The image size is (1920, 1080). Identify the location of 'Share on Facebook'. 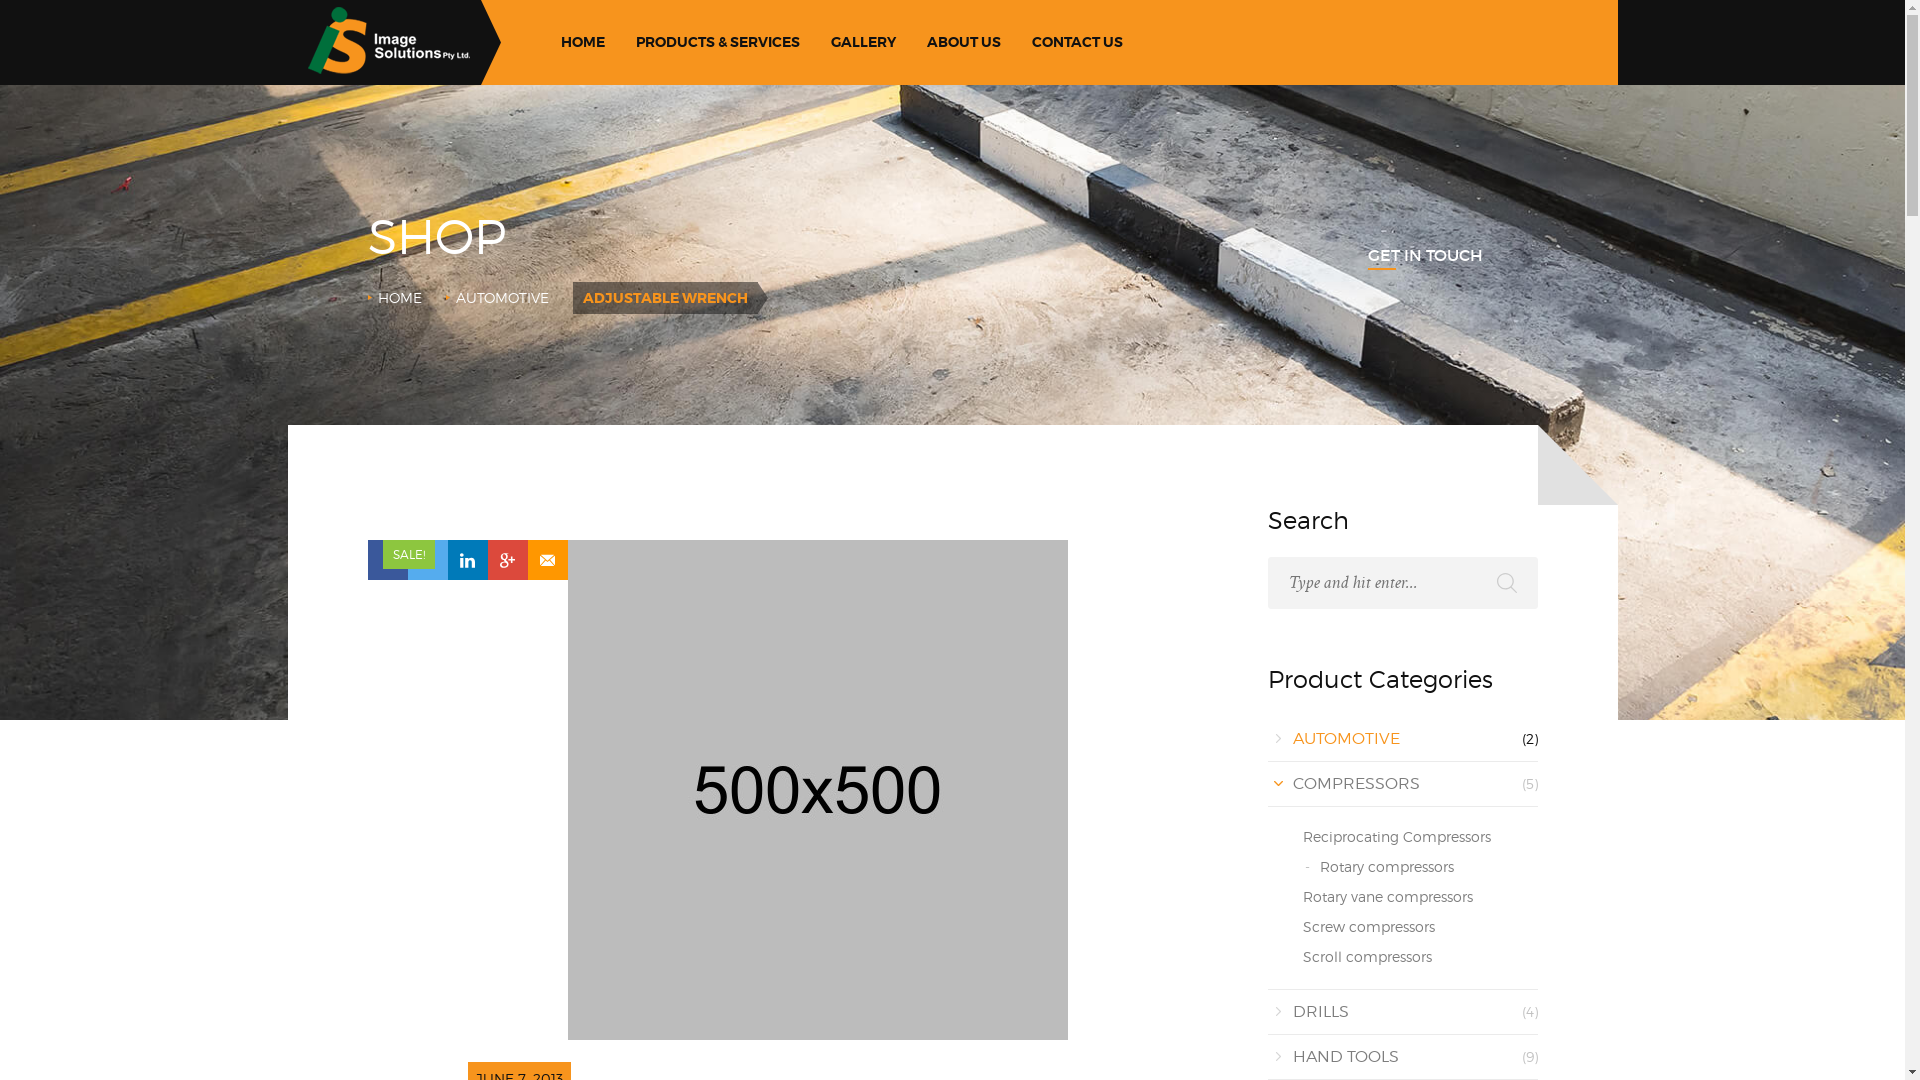
(388, 559).